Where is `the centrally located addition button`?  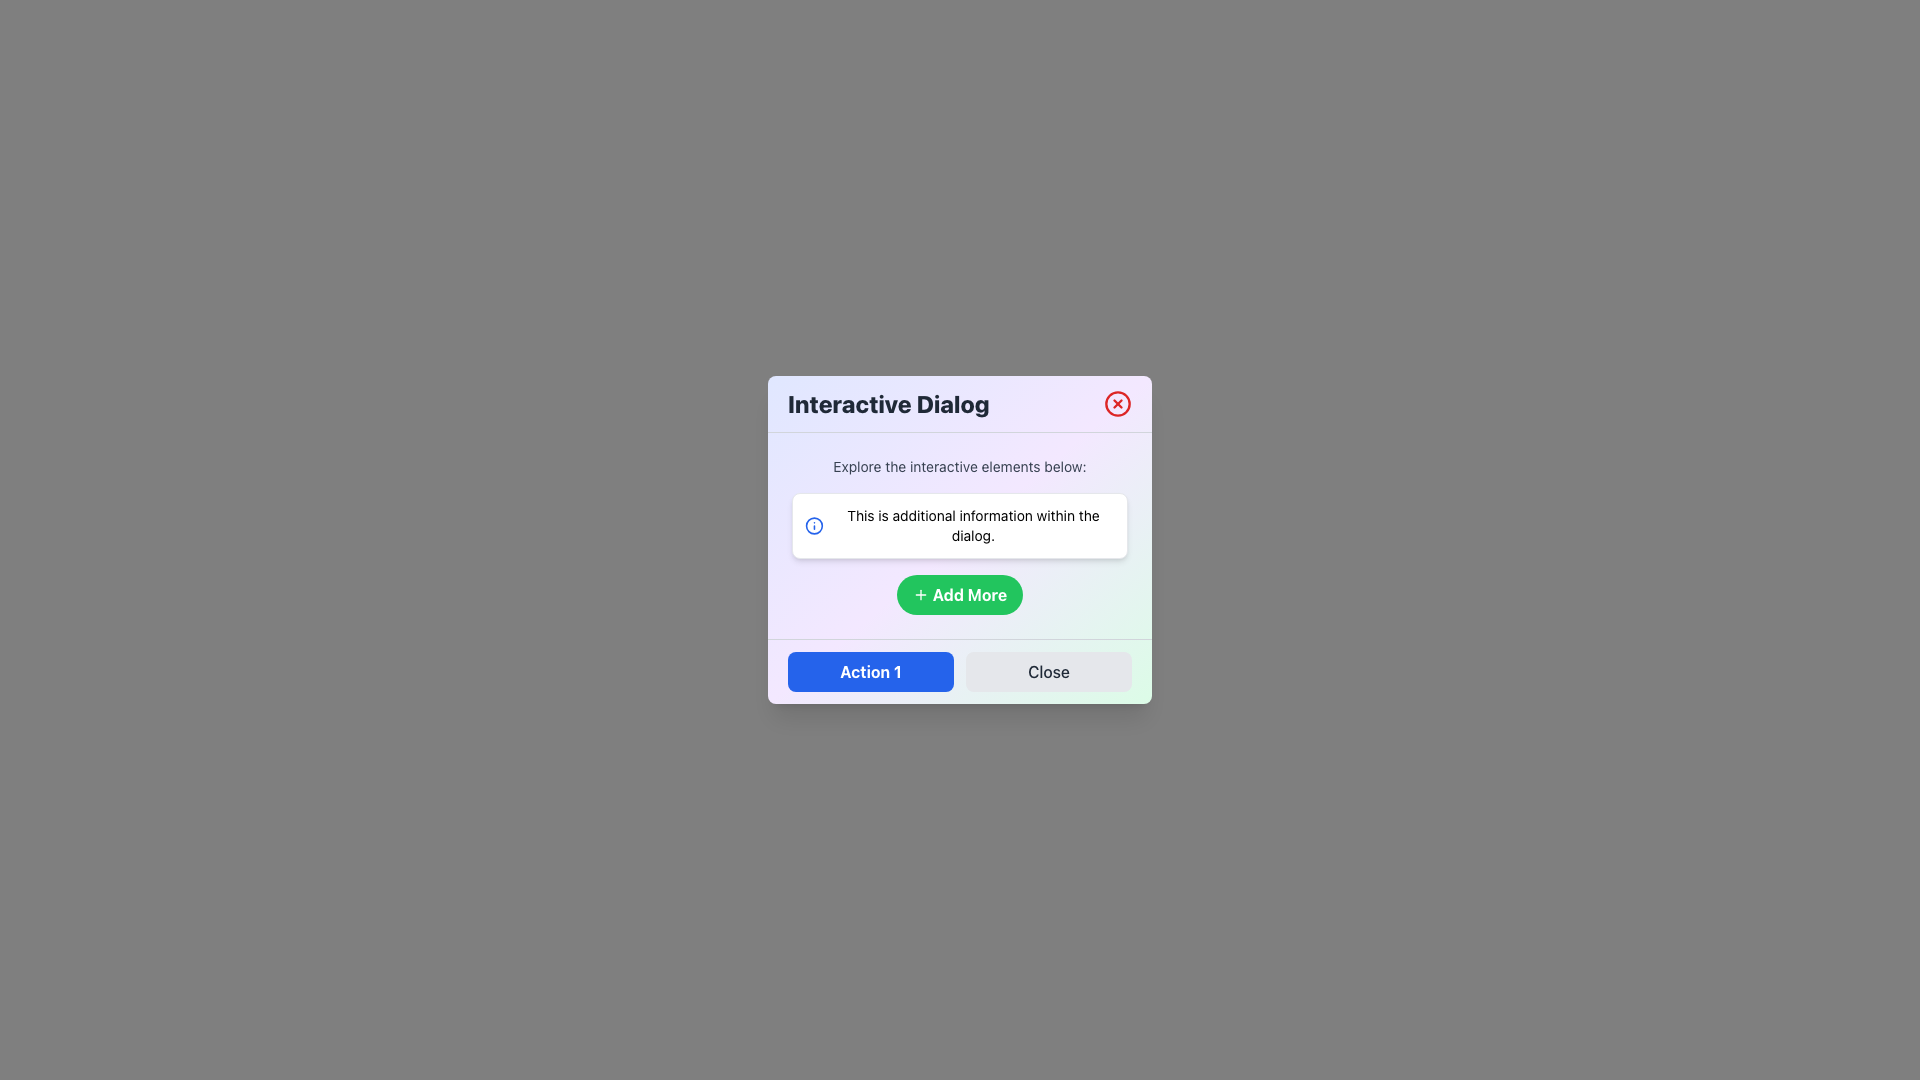 the centrally located addition button is located at coordinates (960, 593).